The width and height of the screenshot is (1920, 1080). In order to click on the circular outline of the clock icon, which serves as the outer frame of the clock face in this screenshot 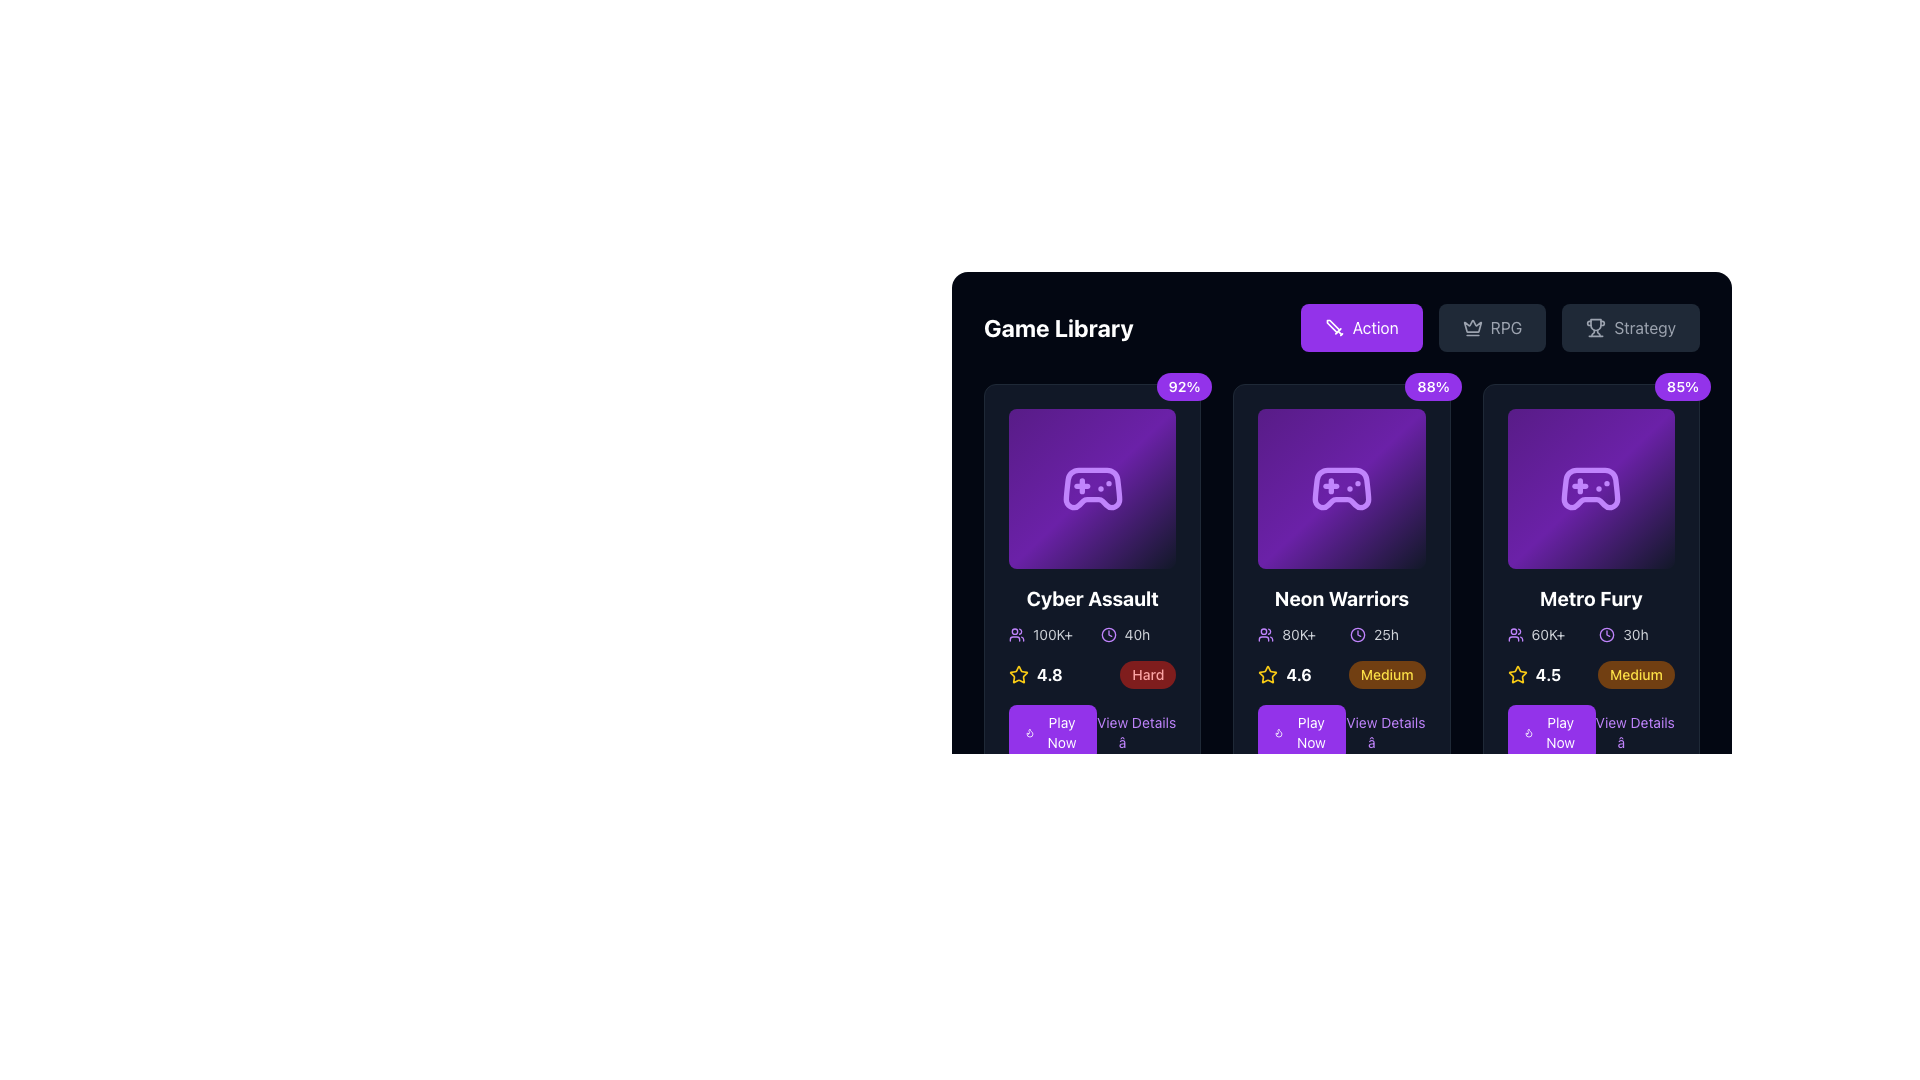, I will do `click(1358, 635)`.